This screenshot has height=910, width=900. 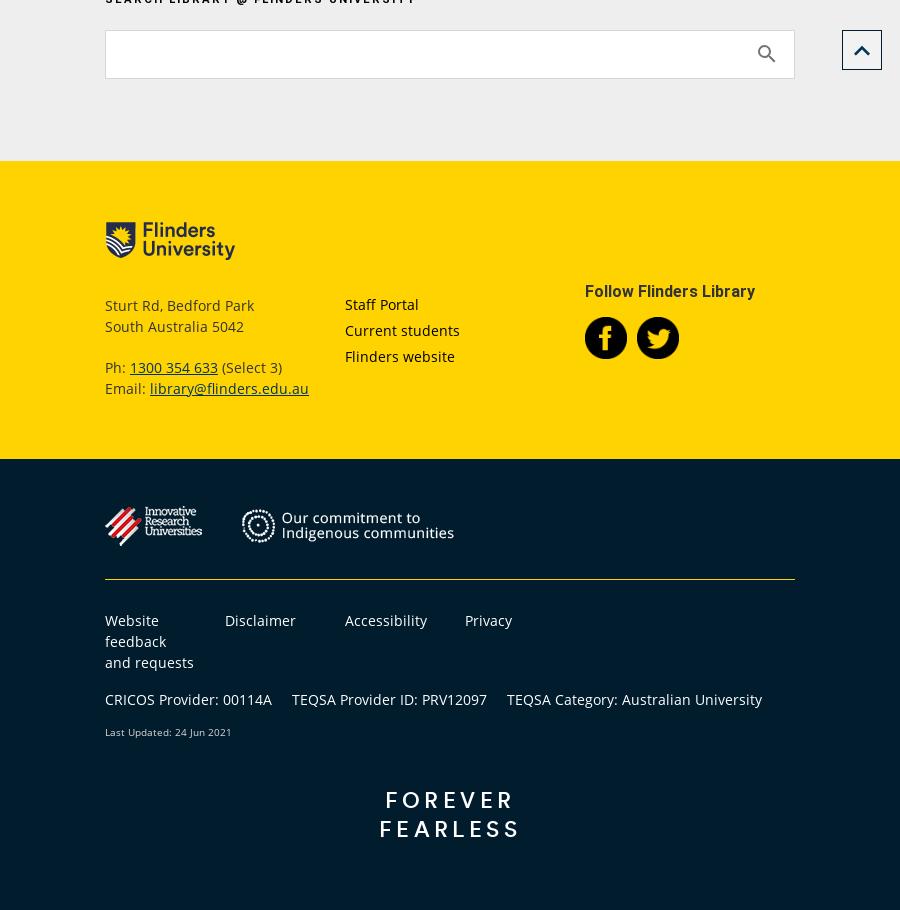 What do you see at coordinates (449, 812) in the screenshot?
I see `'FOREVER FEARLESS'` at bounding box center [449, 812].